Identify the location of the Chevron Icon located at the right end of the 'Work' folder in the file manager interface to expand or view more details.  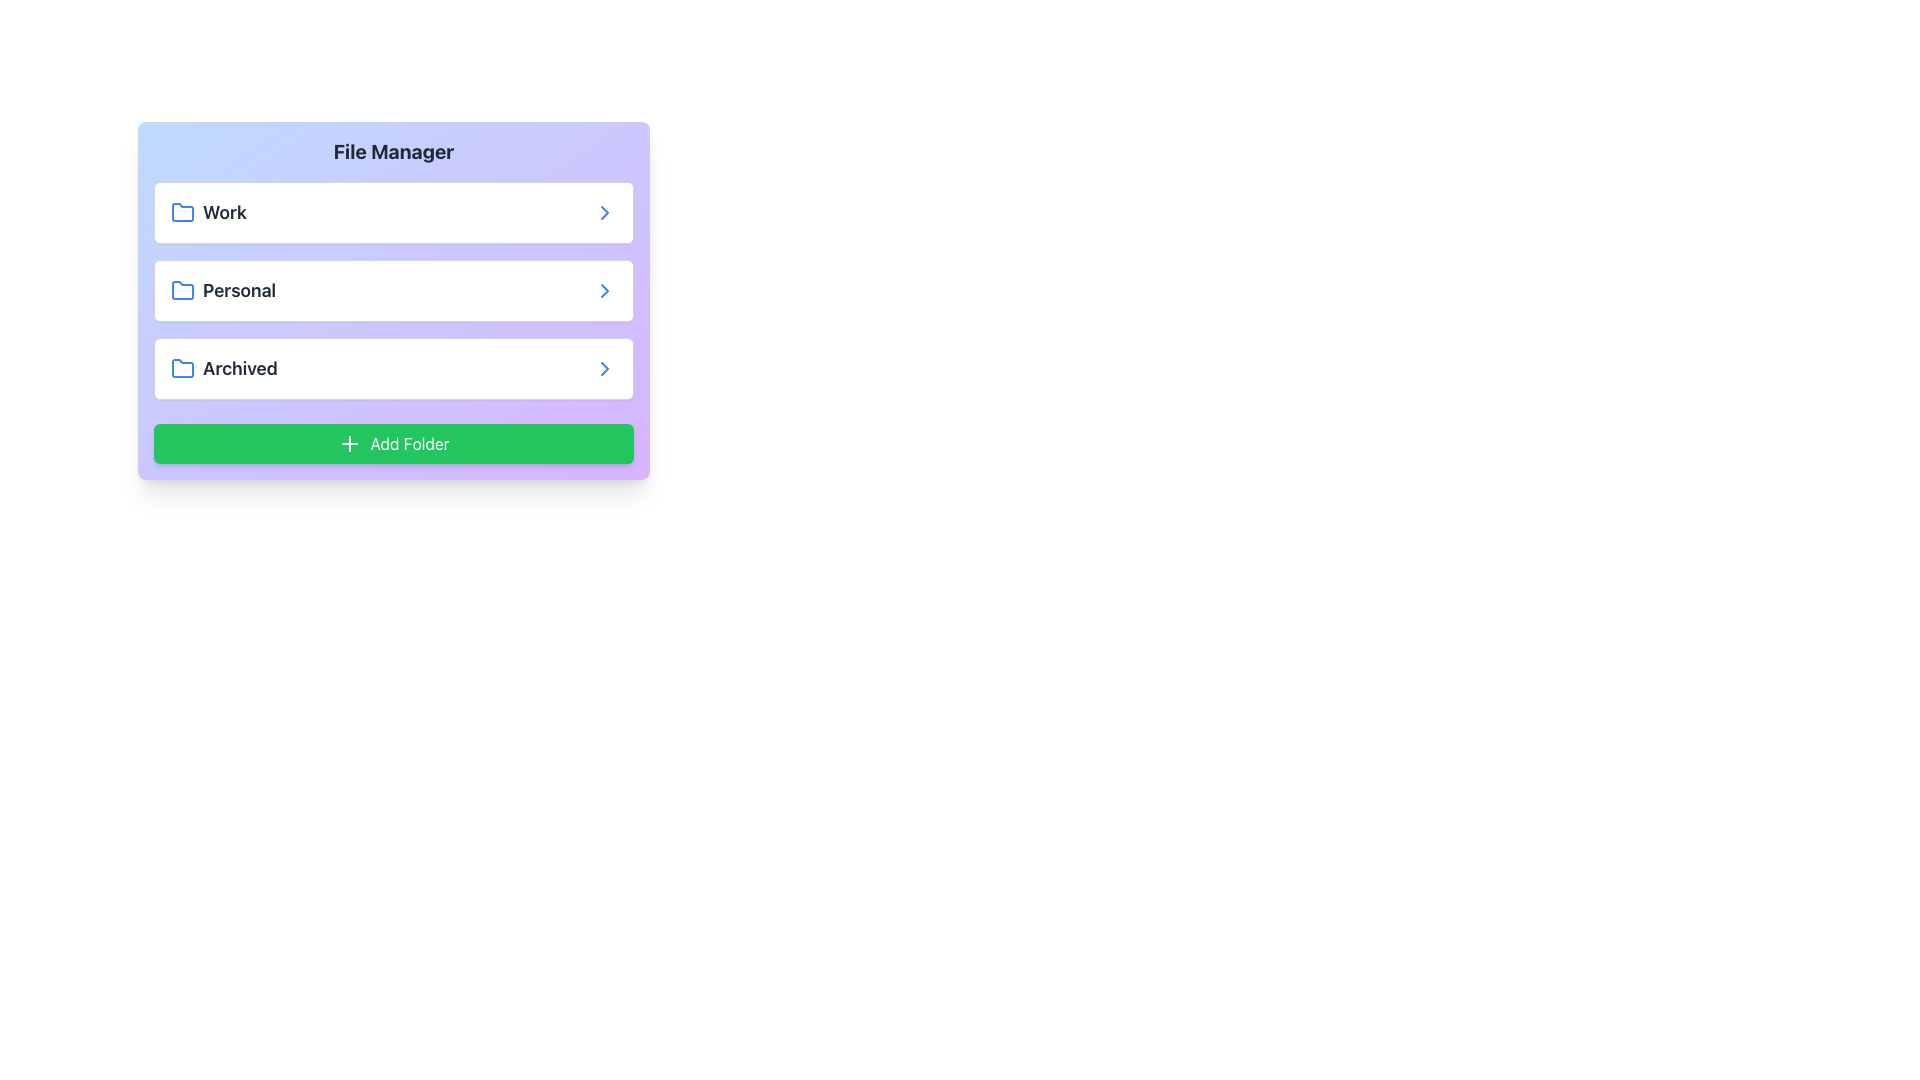
(603, 212).